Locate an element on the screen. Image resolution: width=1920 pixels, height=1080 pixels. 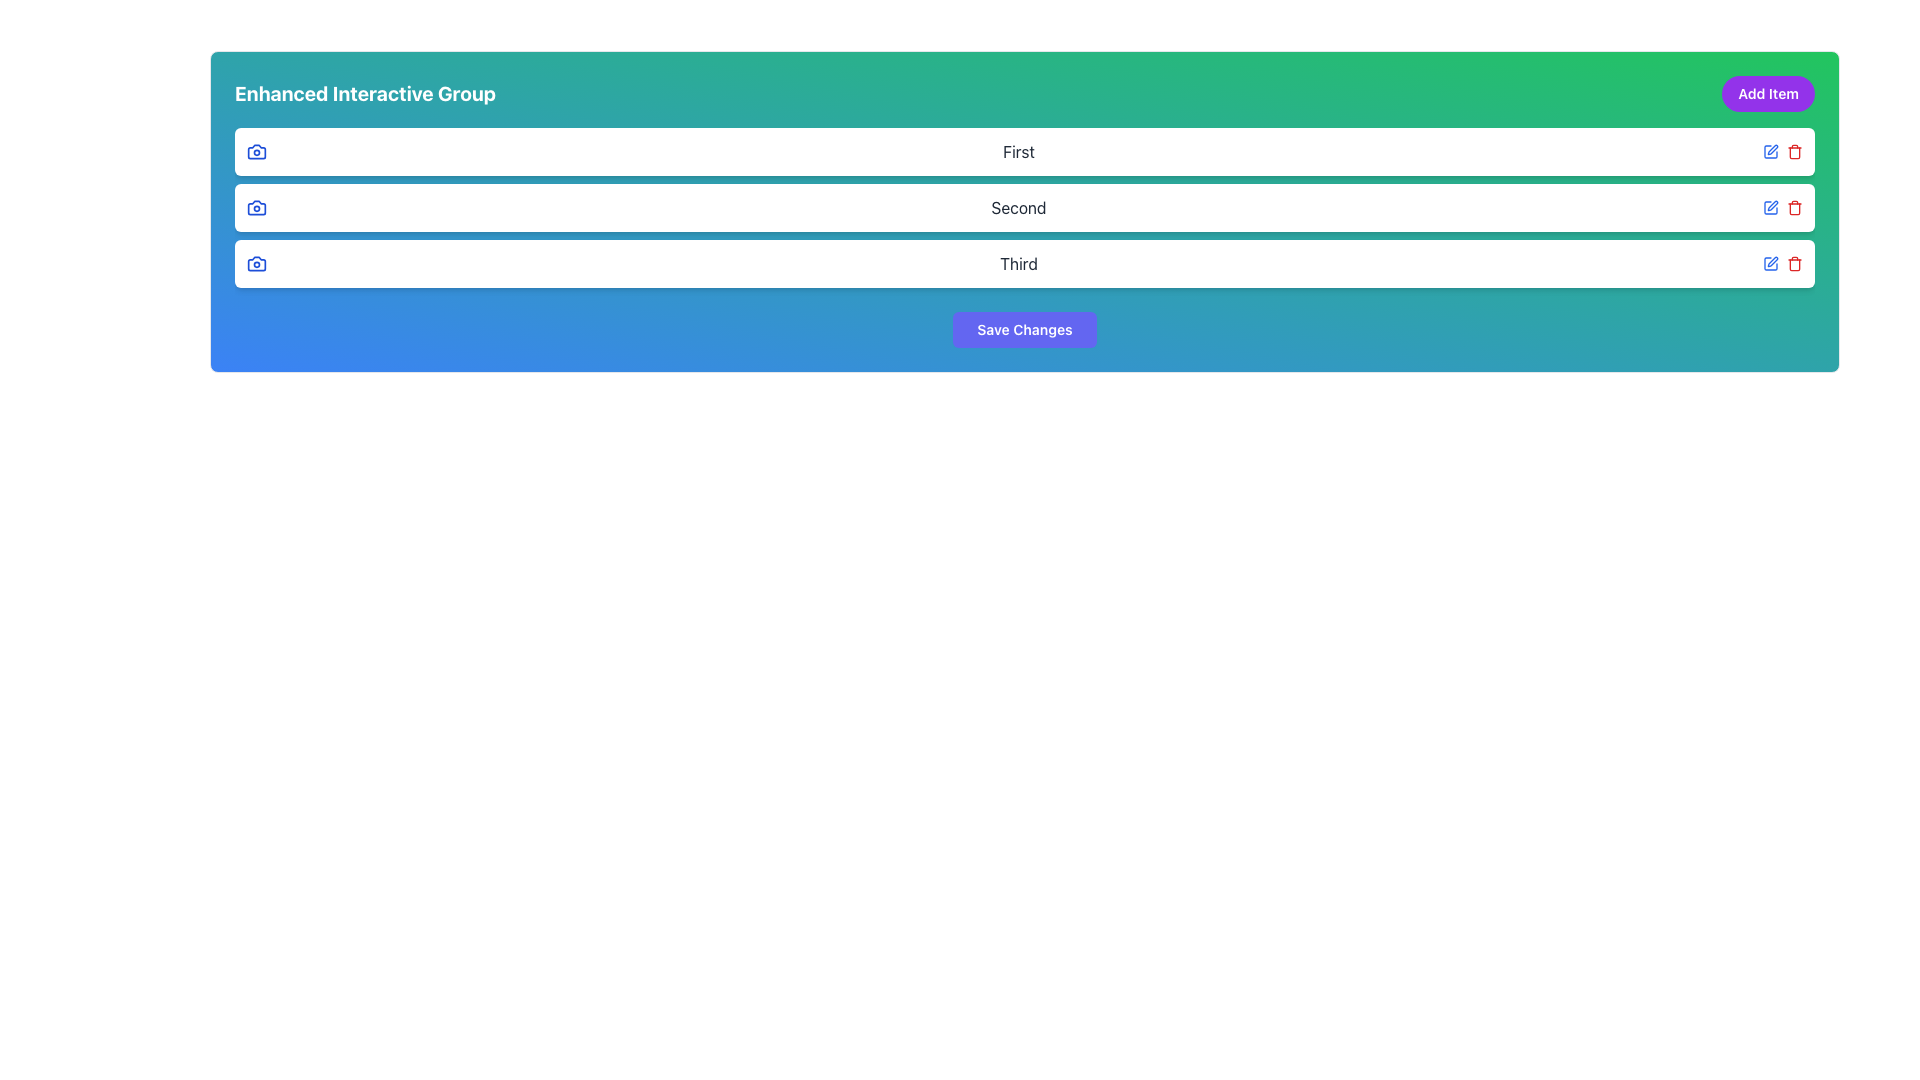
the camera icon in the second row of the list, which represents the outer body of the camera, located directly before the text 'Second' is located at coordinates (256, 208).